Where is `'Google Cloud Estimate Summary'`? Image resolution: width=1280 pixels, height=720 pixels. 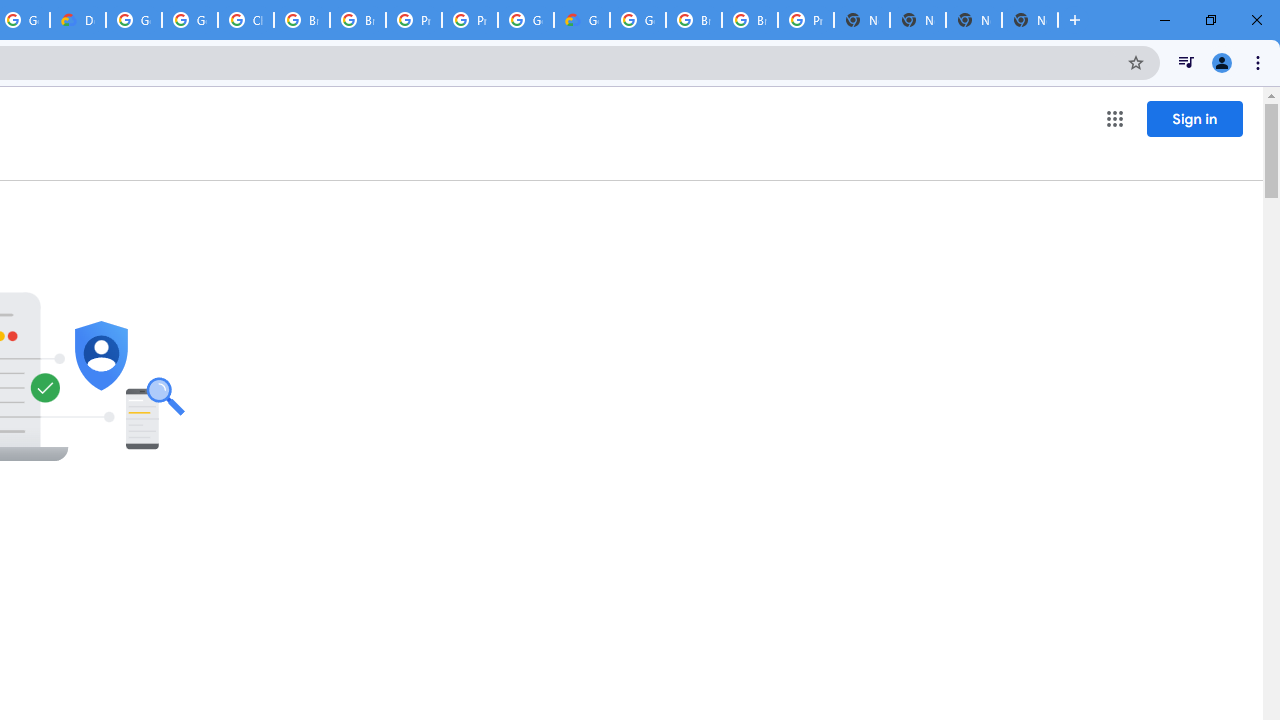
'Google Cloud Estimate Summary' is located at coordinates (581, 20).